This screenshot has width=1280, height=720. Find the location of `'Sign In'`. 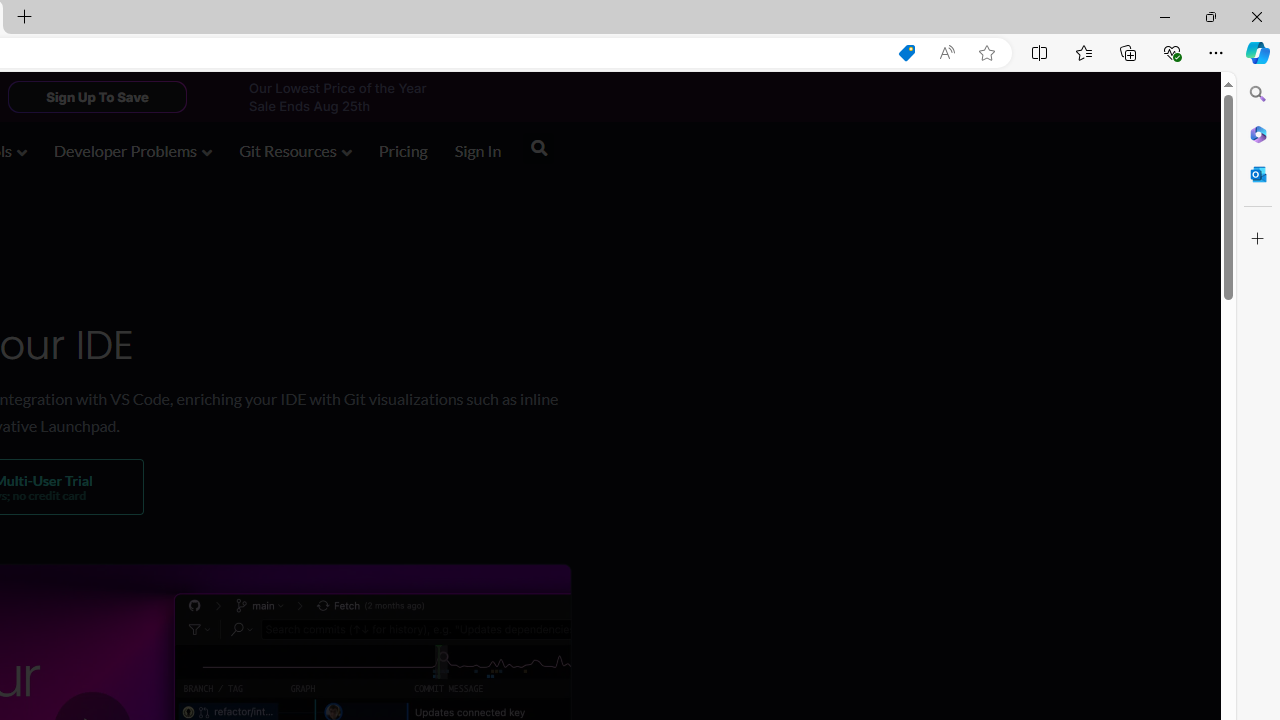

'Sign In' is located at coordinates (477, 152).